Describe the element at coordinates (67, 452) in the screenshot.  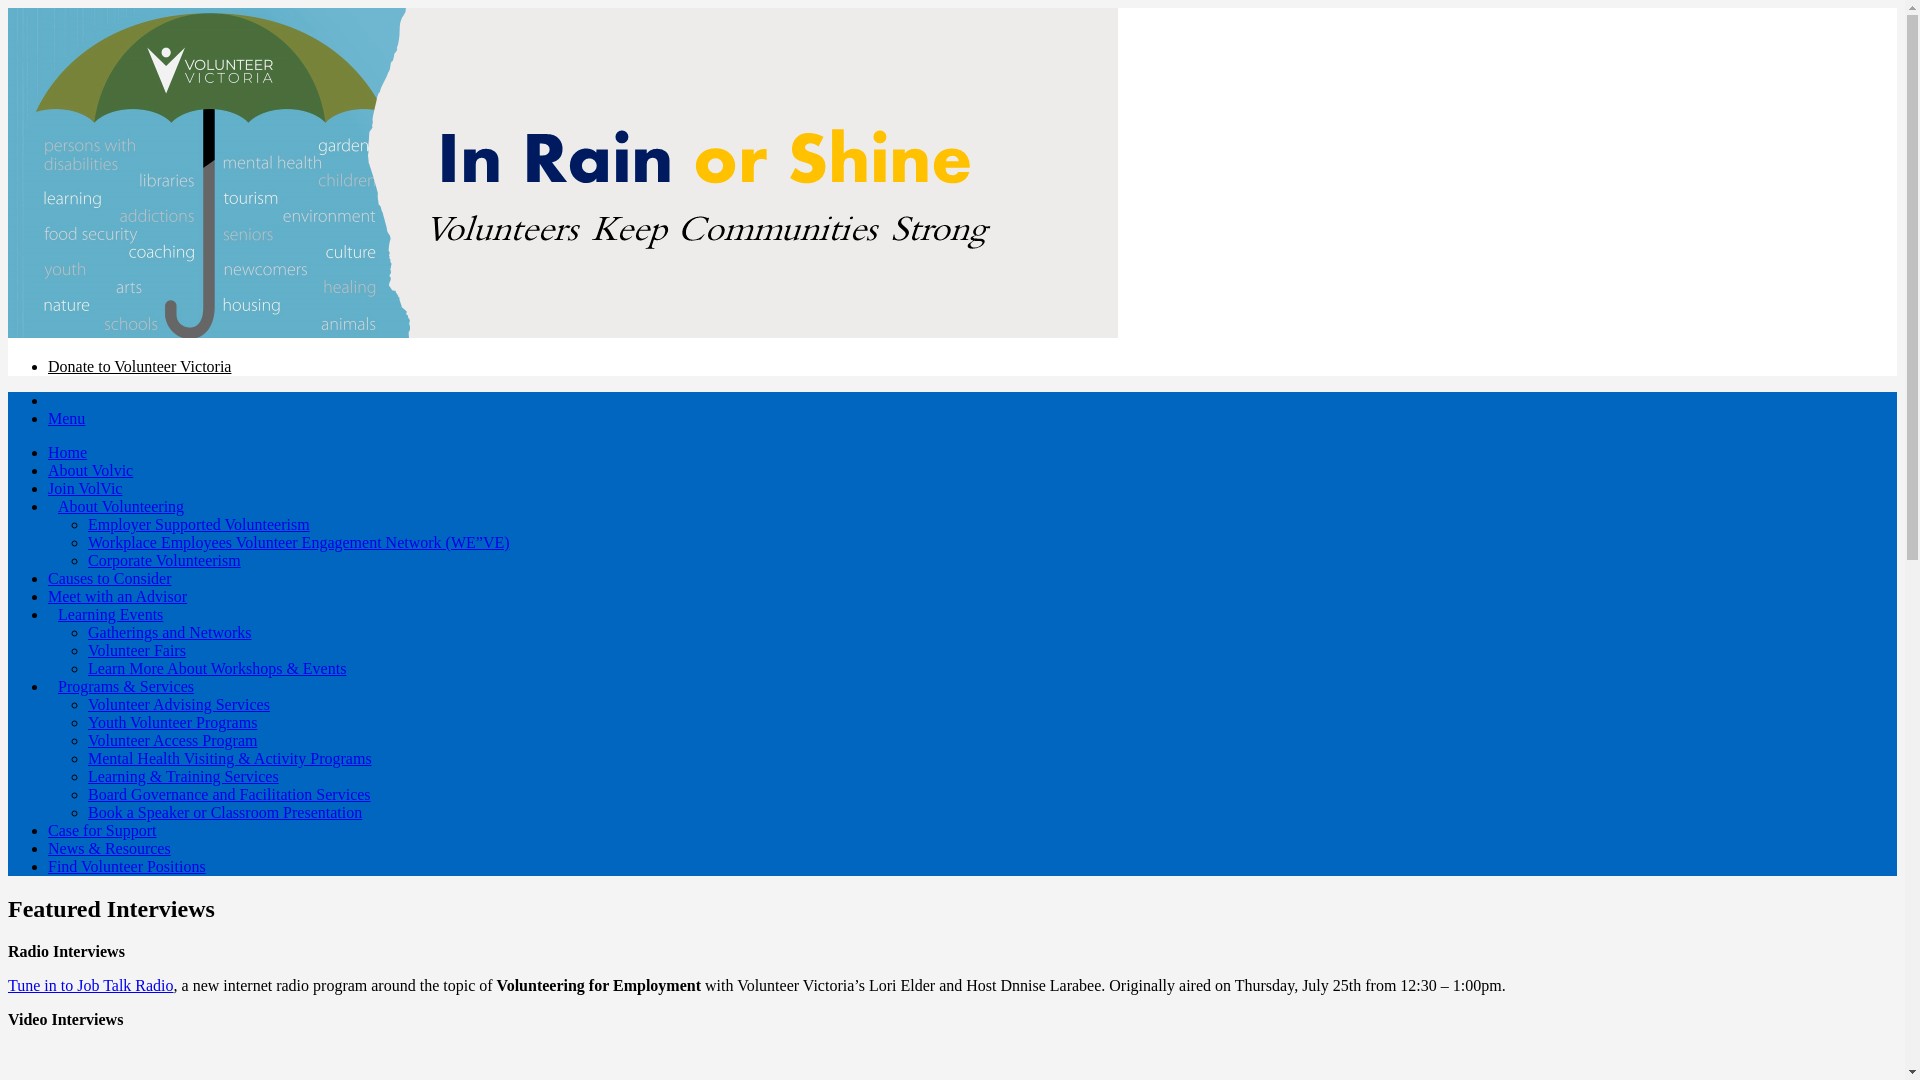
I see `'Home'` at that location.